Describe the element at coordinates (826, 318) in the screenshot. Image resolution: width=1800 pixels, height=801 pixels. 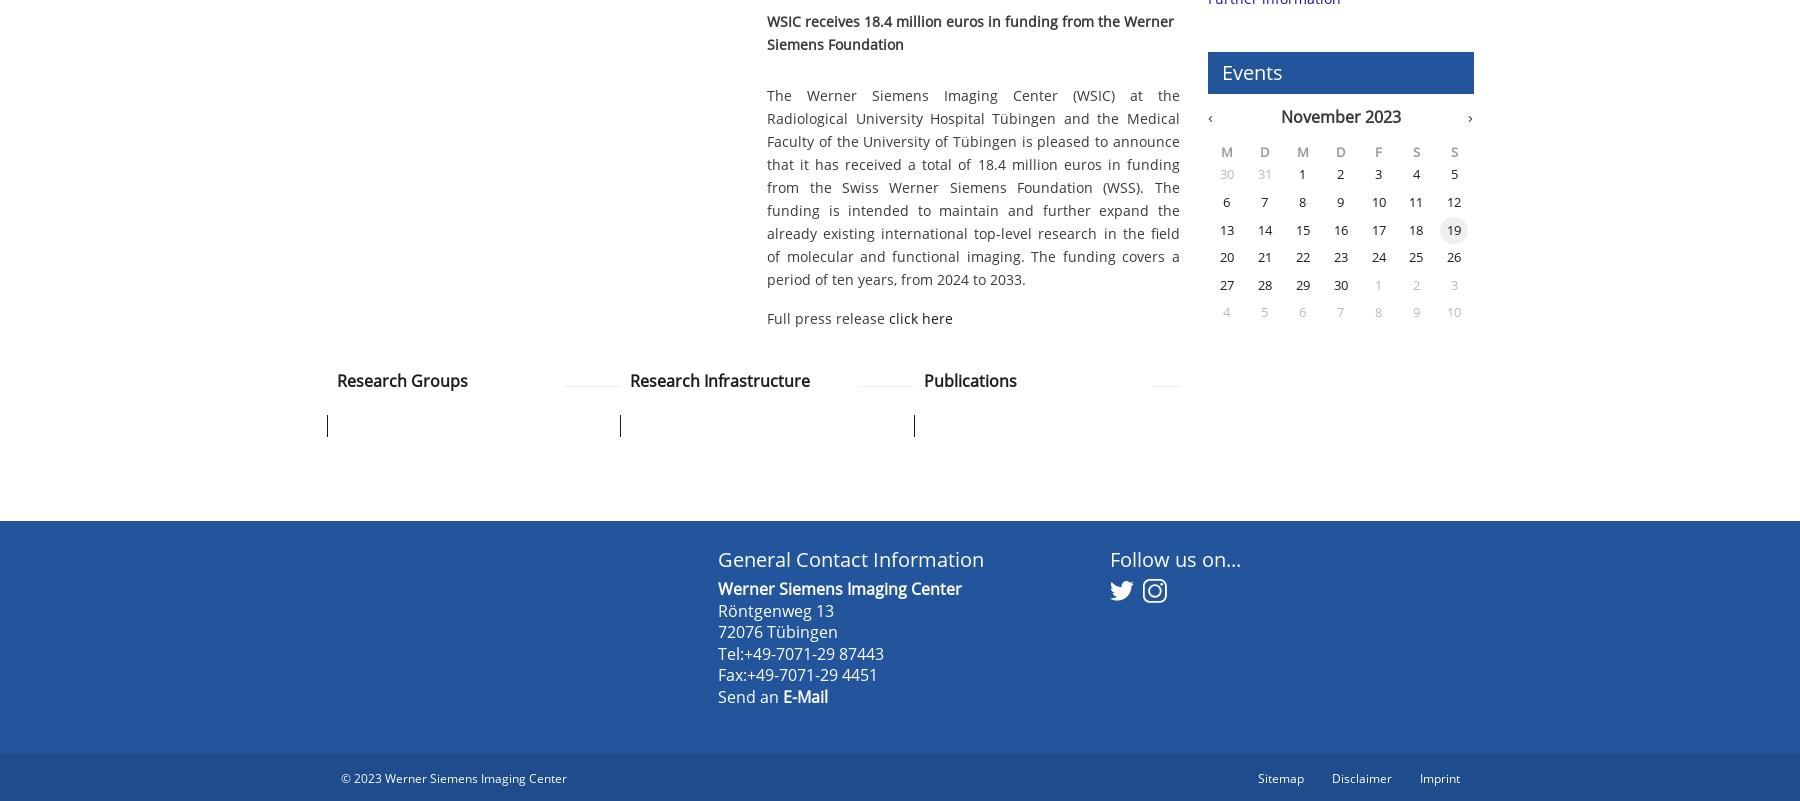
I see `'Full press release'` at that location.